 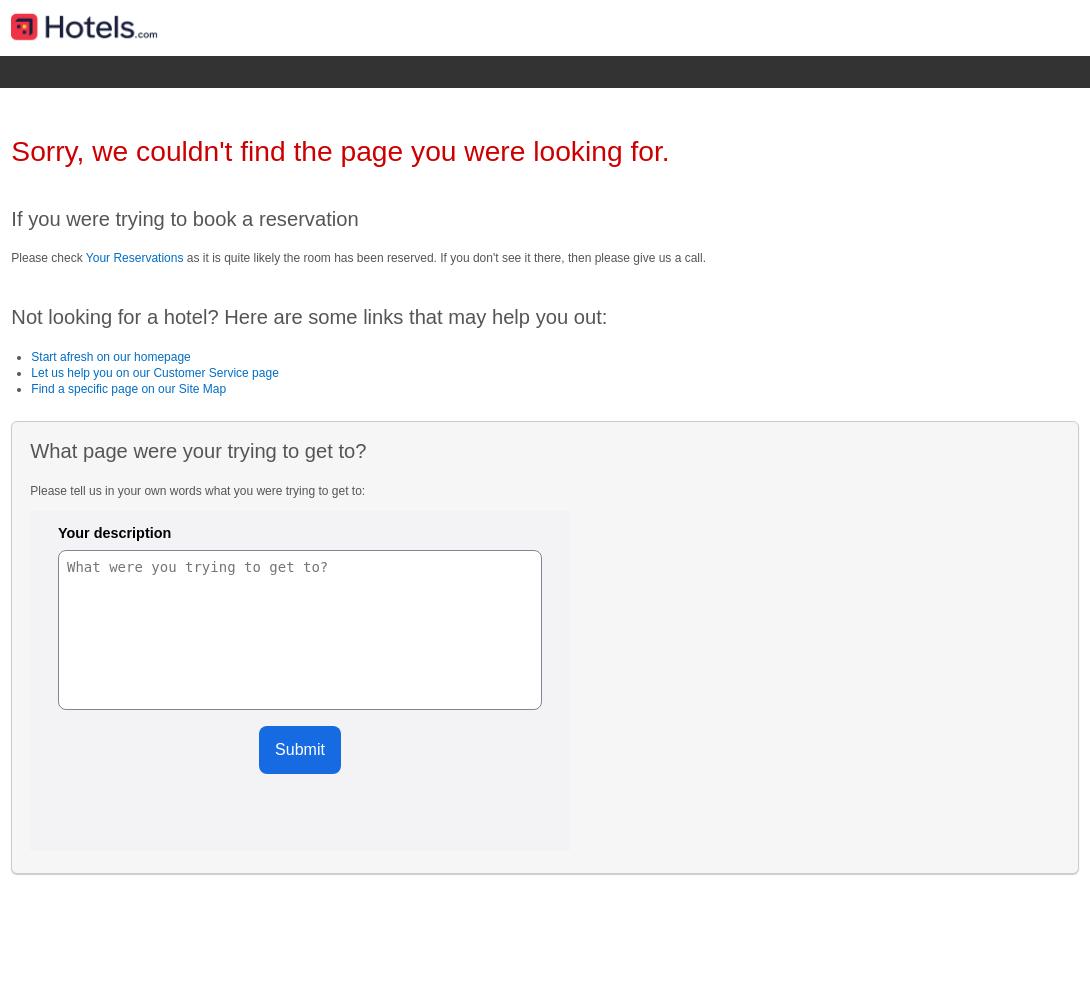 What do you see at coordinates (29, 450) in the screenshot?
I see `'What page were your trying to get to?'` at bounding box center [29, 450].